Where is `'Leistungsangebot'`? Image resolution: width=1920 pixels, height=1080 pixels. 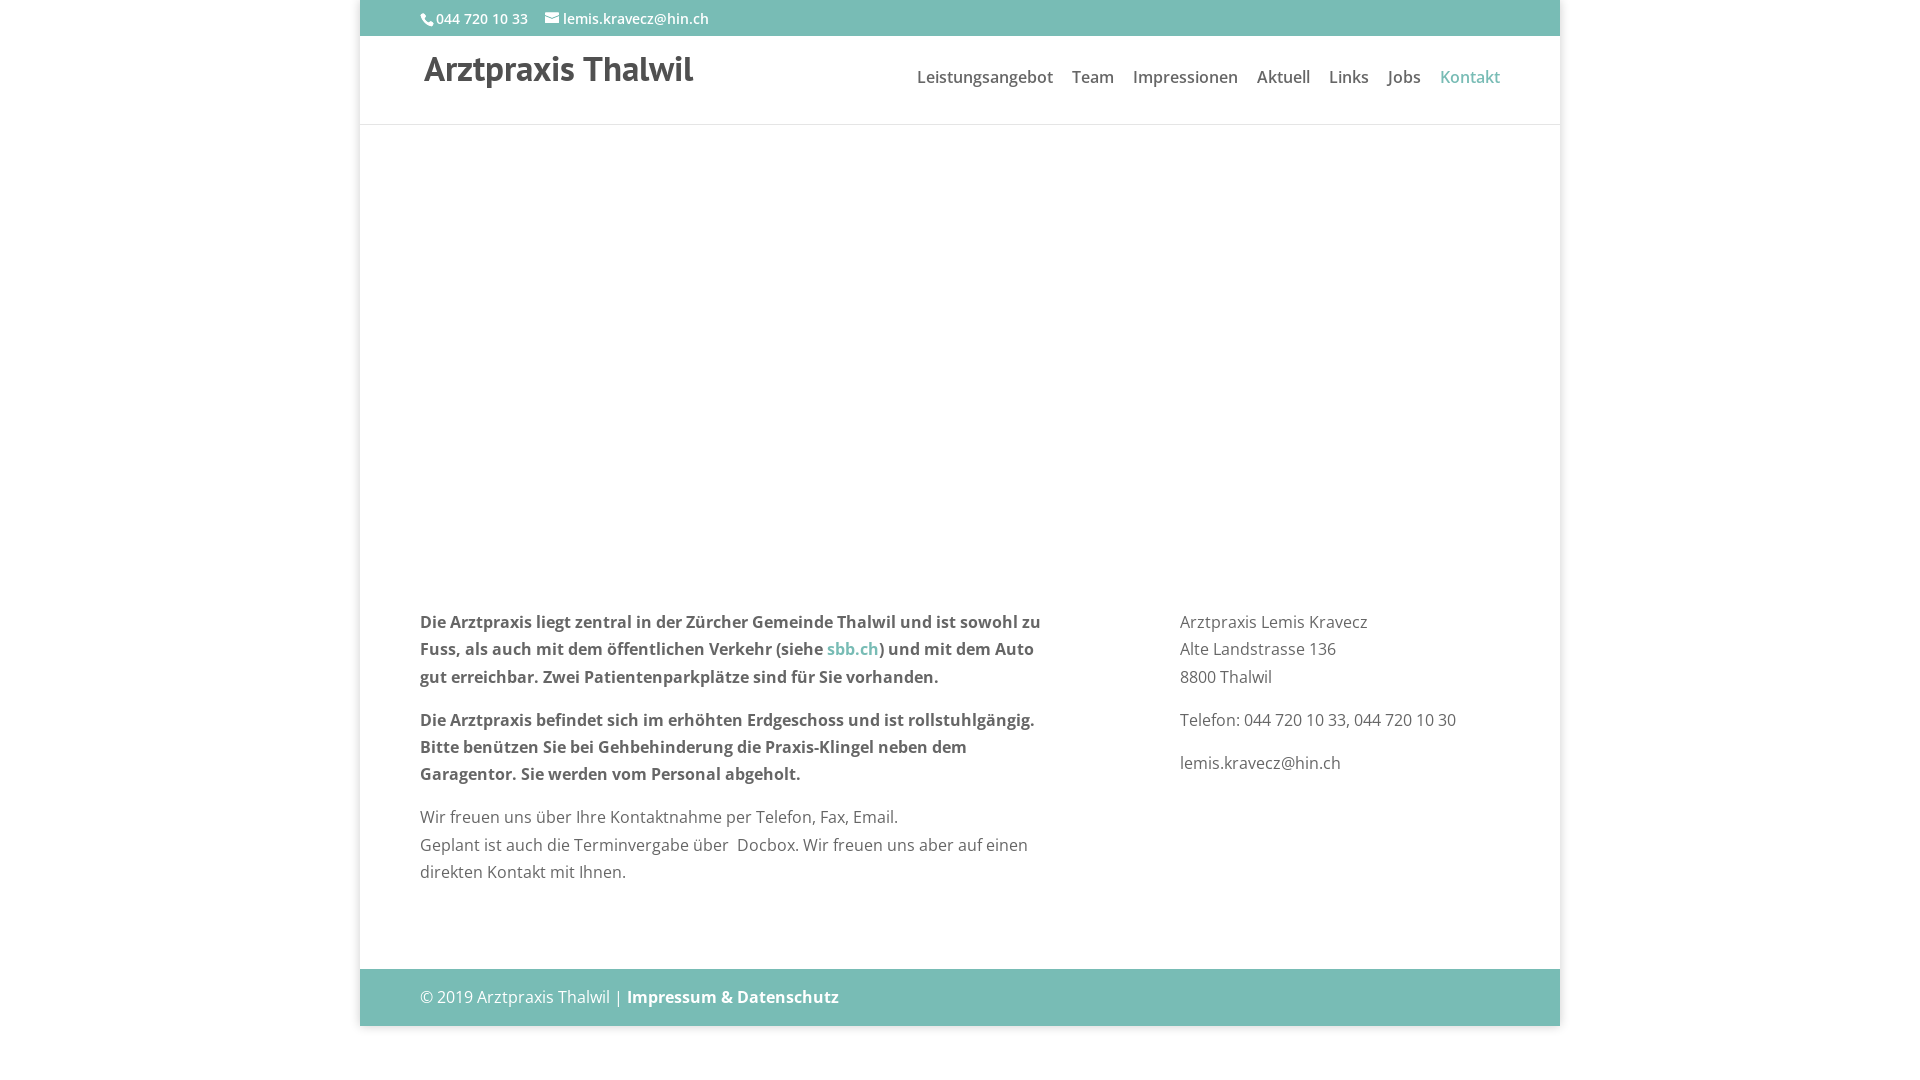
'Leistungsangebot' is located at coordinates (984, 96).